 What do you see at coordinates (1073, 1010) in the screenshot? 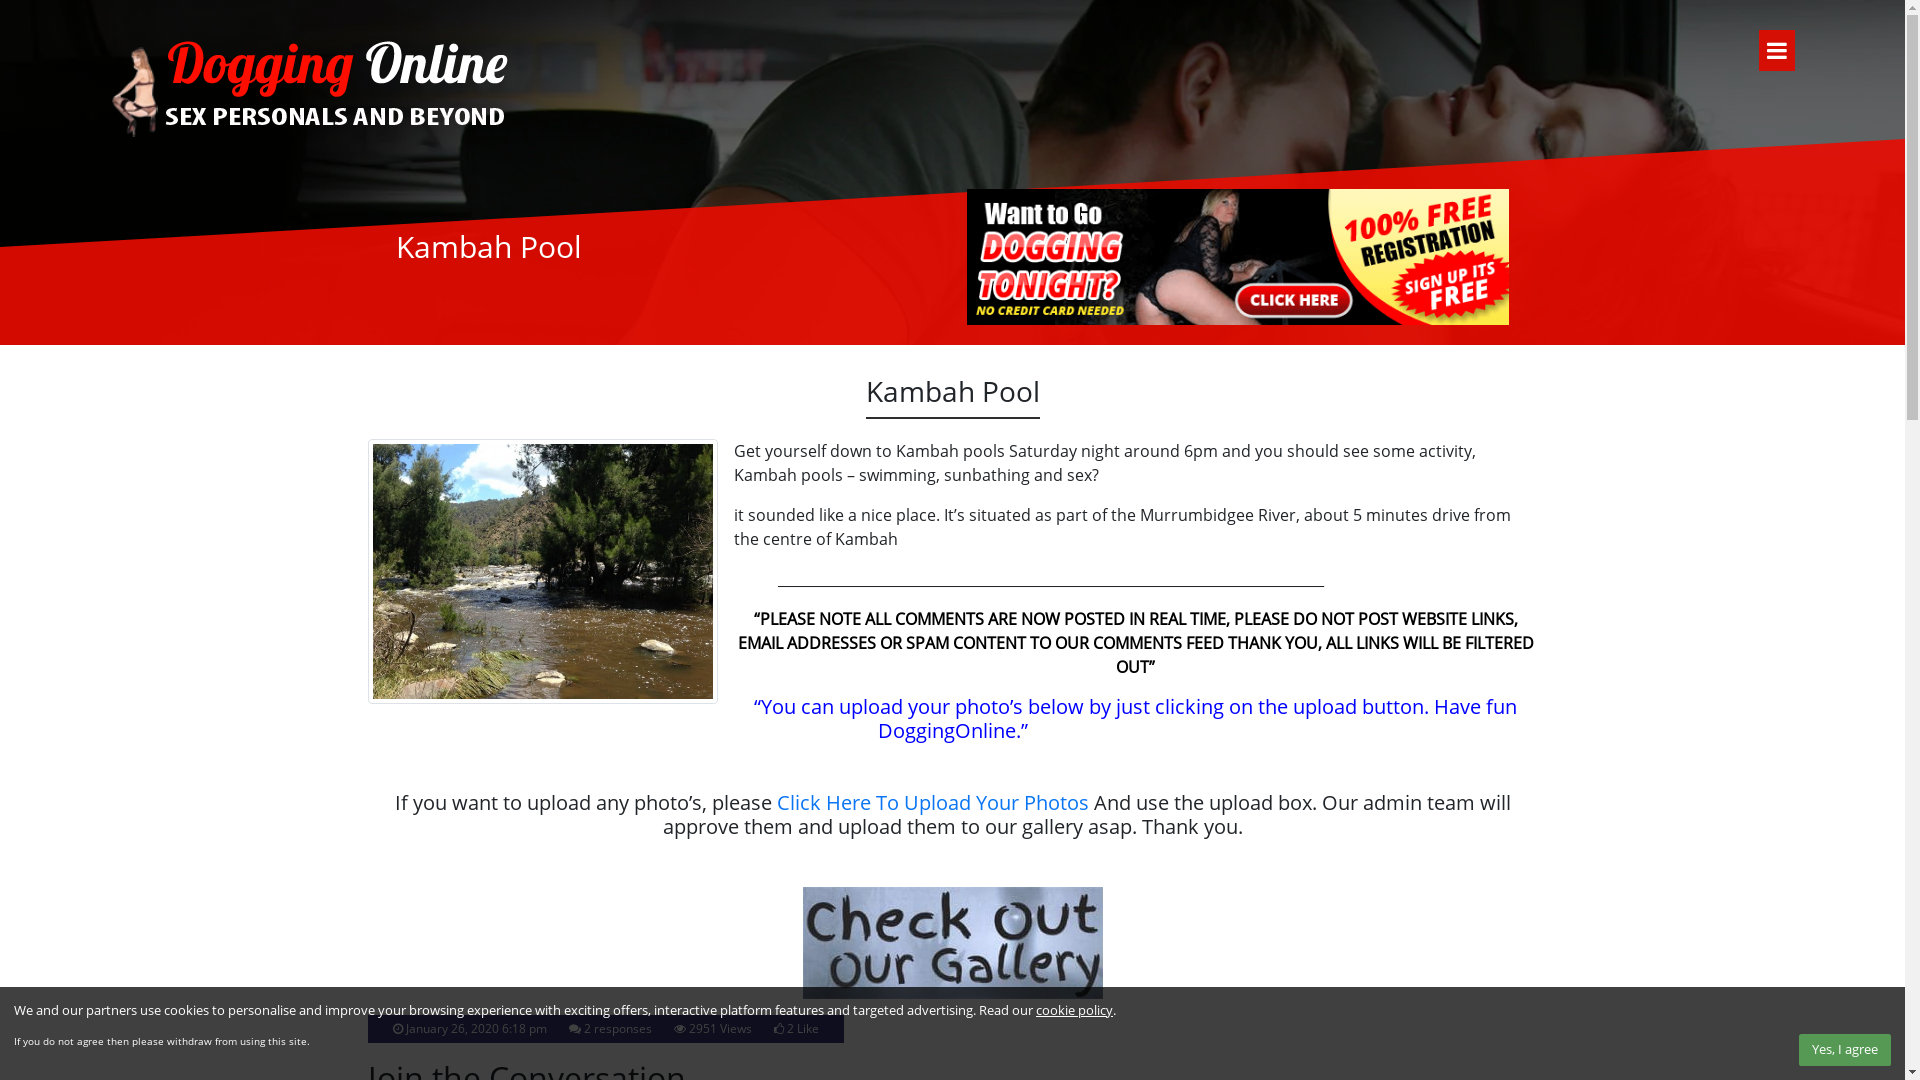
I see `'cookie policy'` at bounding box center [1073, 1010].